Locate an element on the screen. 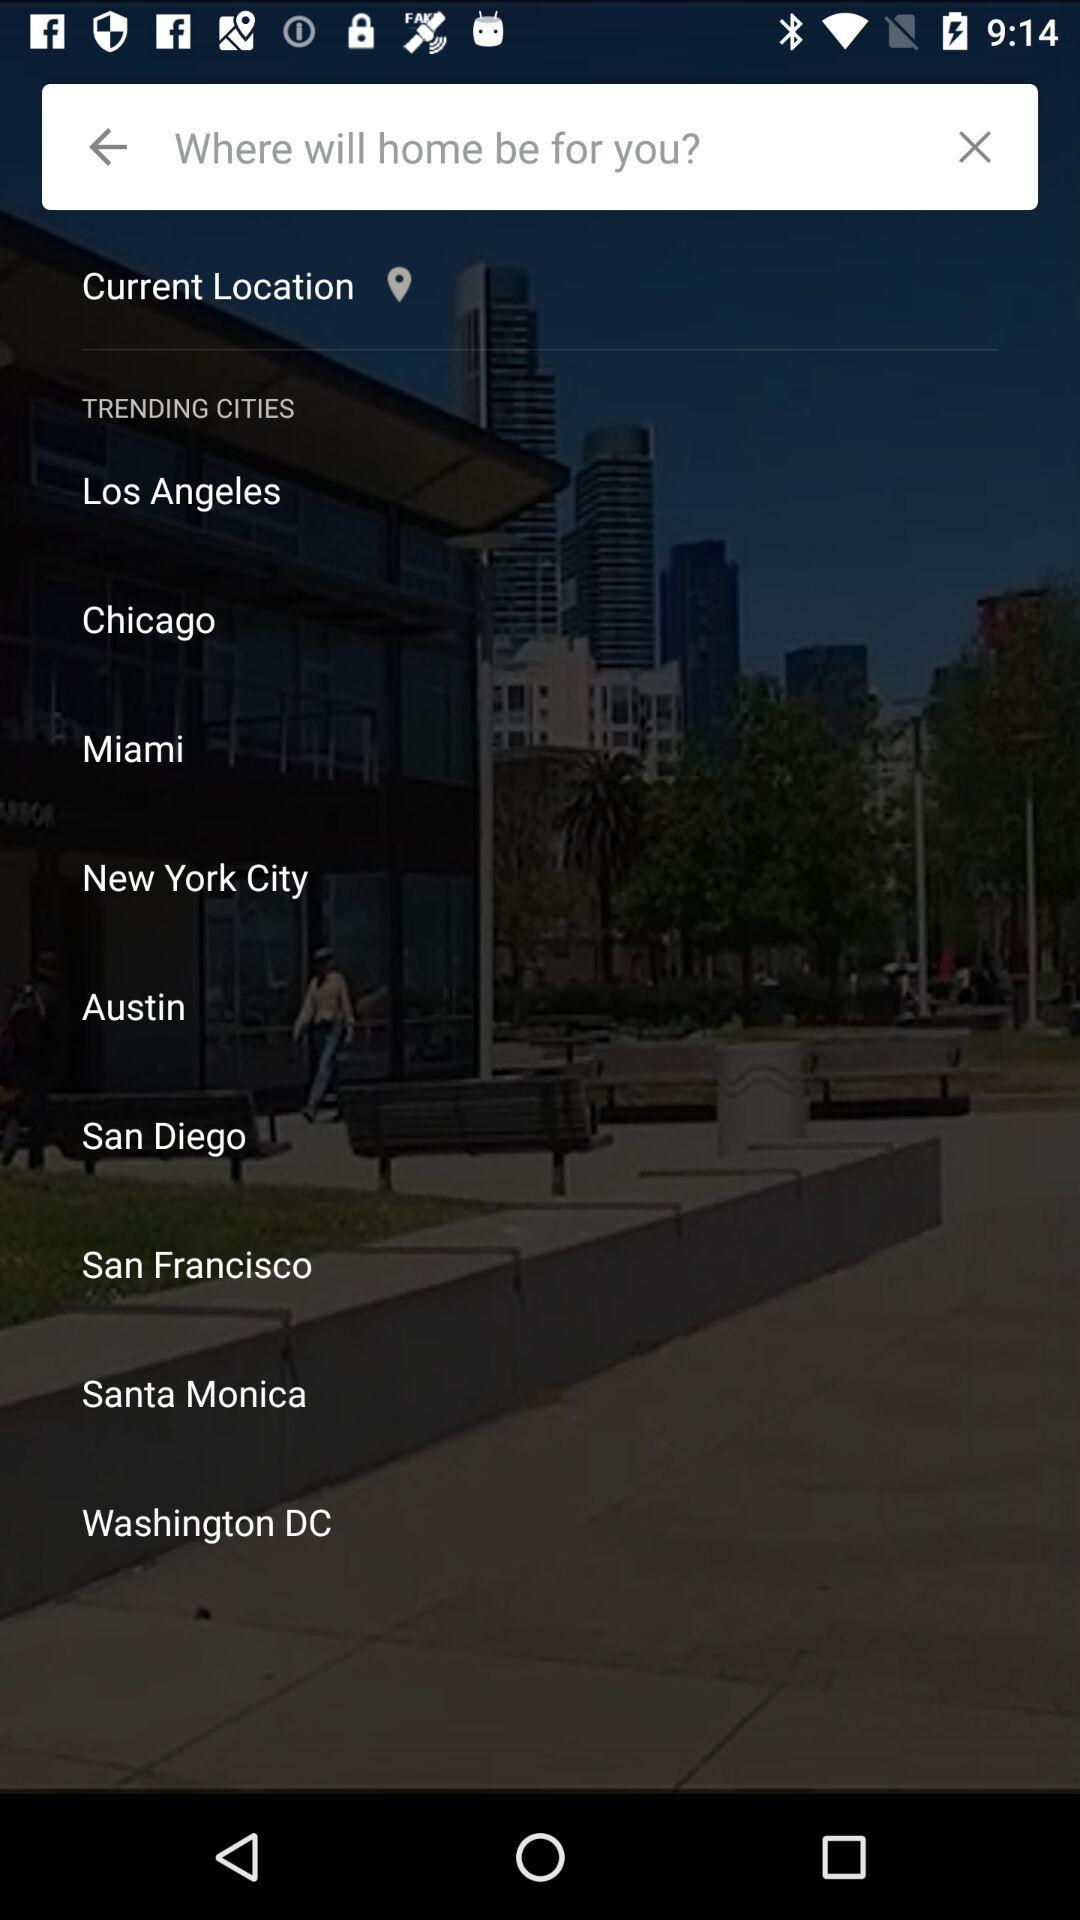 The height and width of the screenshot is (1920, 1080). item above the santa monica item is located at coordinates (540, 1262).